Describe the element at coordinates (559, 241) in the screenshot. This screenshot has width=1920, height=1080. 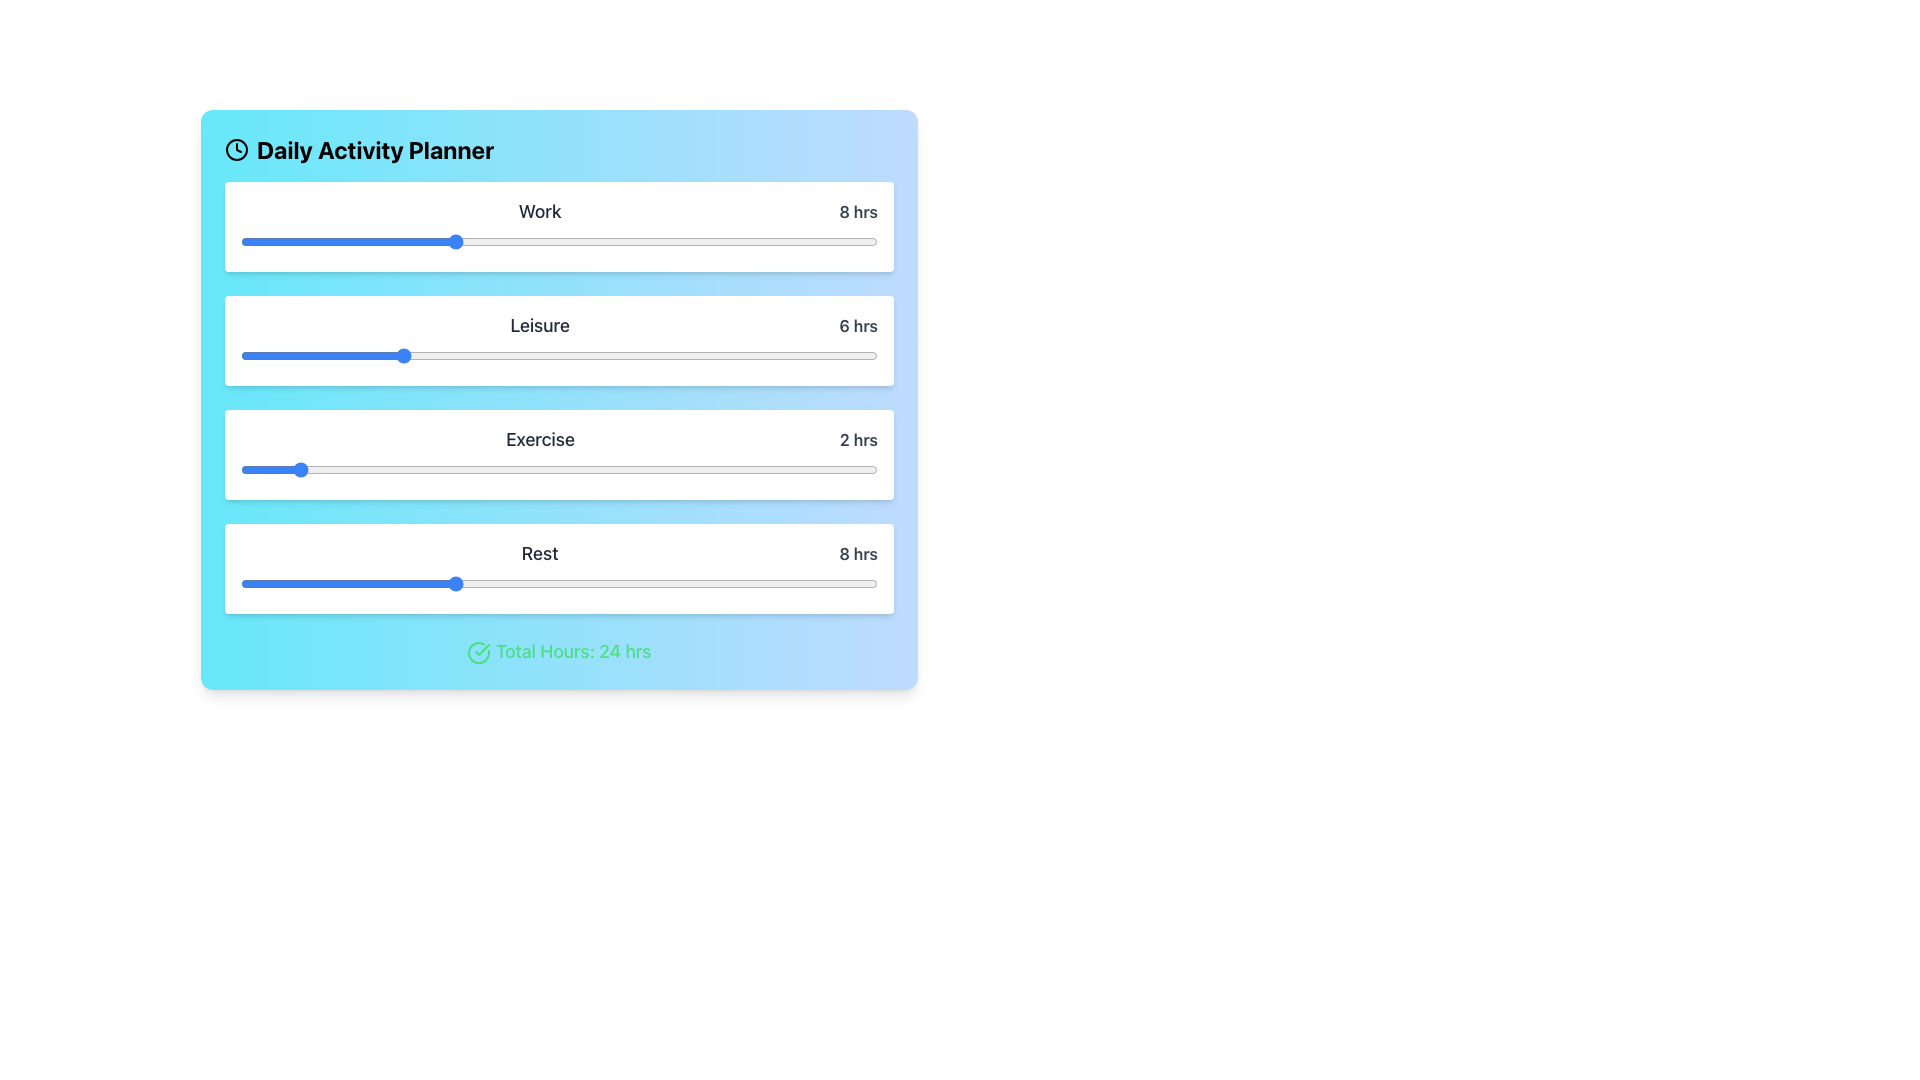
I see `work hours` at that location.